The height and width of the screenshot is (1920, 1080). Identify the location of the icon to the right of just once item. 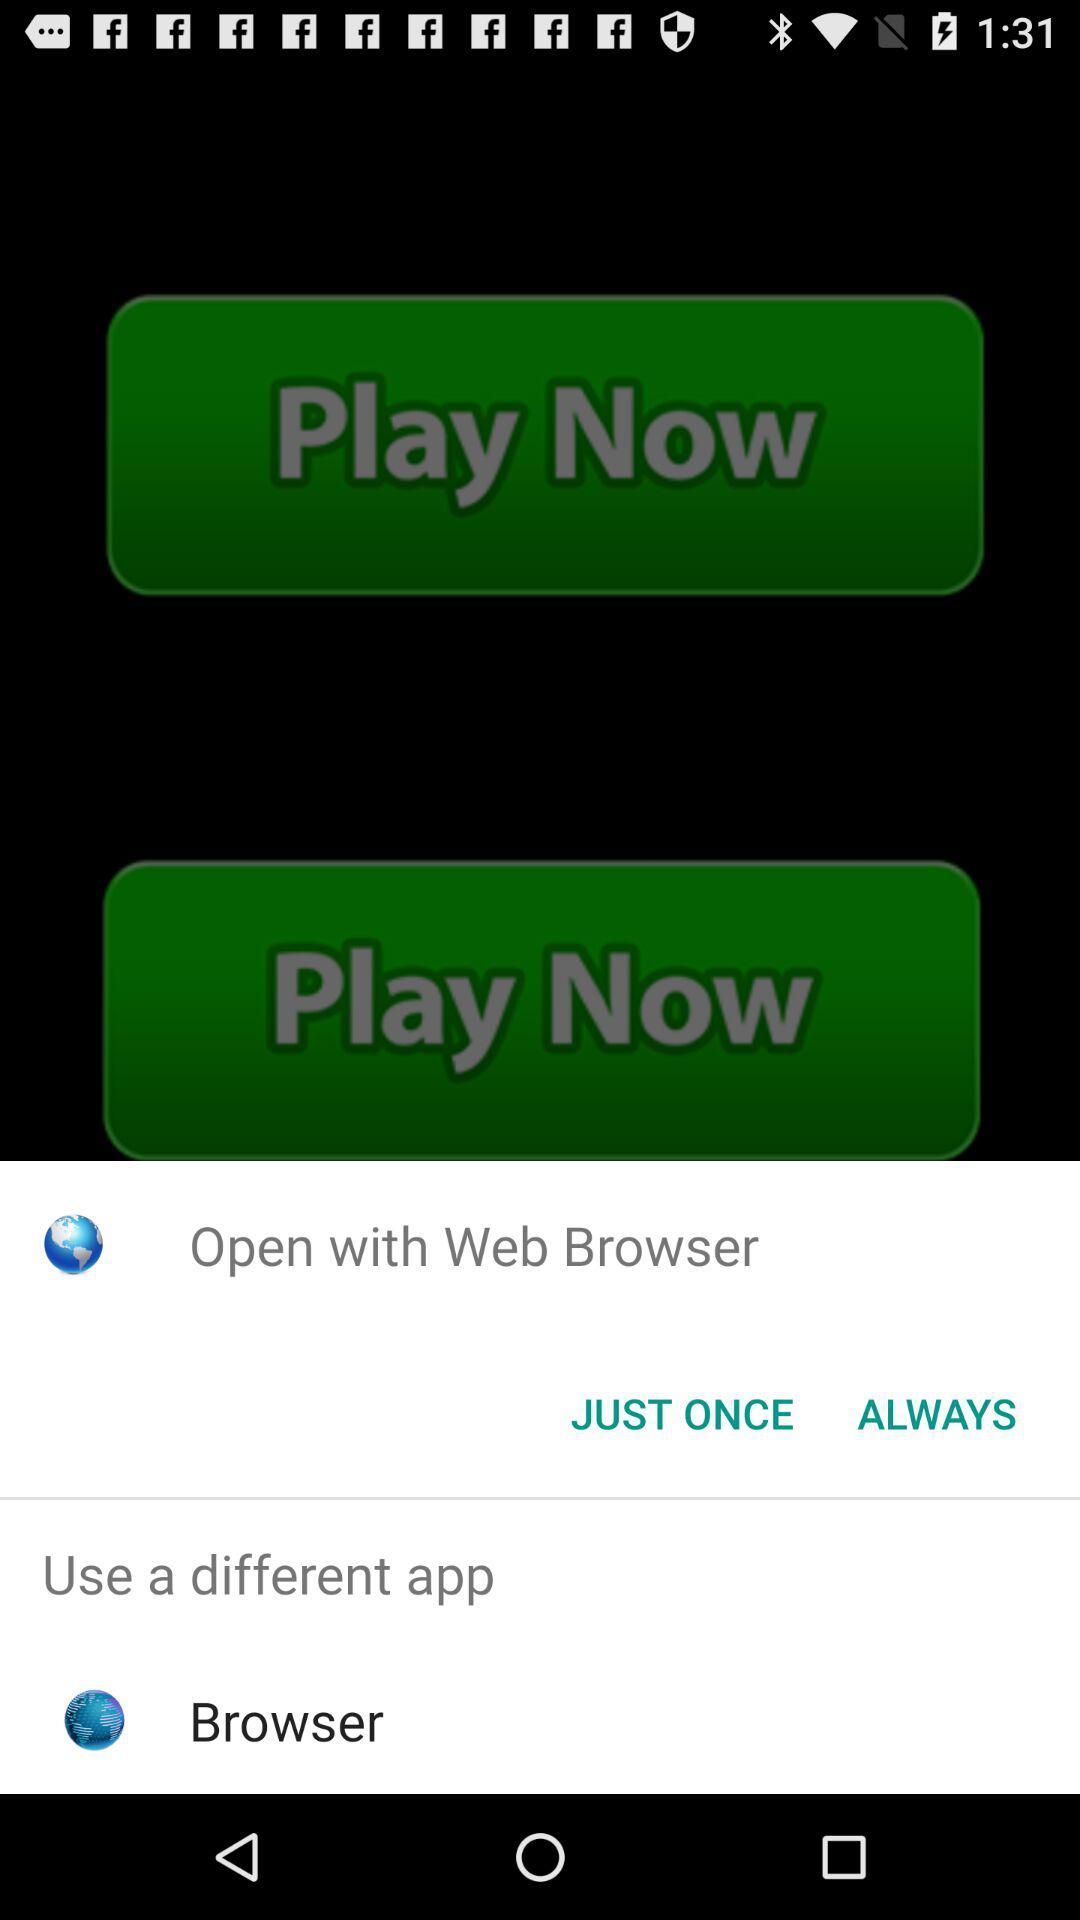
(937, 1411).